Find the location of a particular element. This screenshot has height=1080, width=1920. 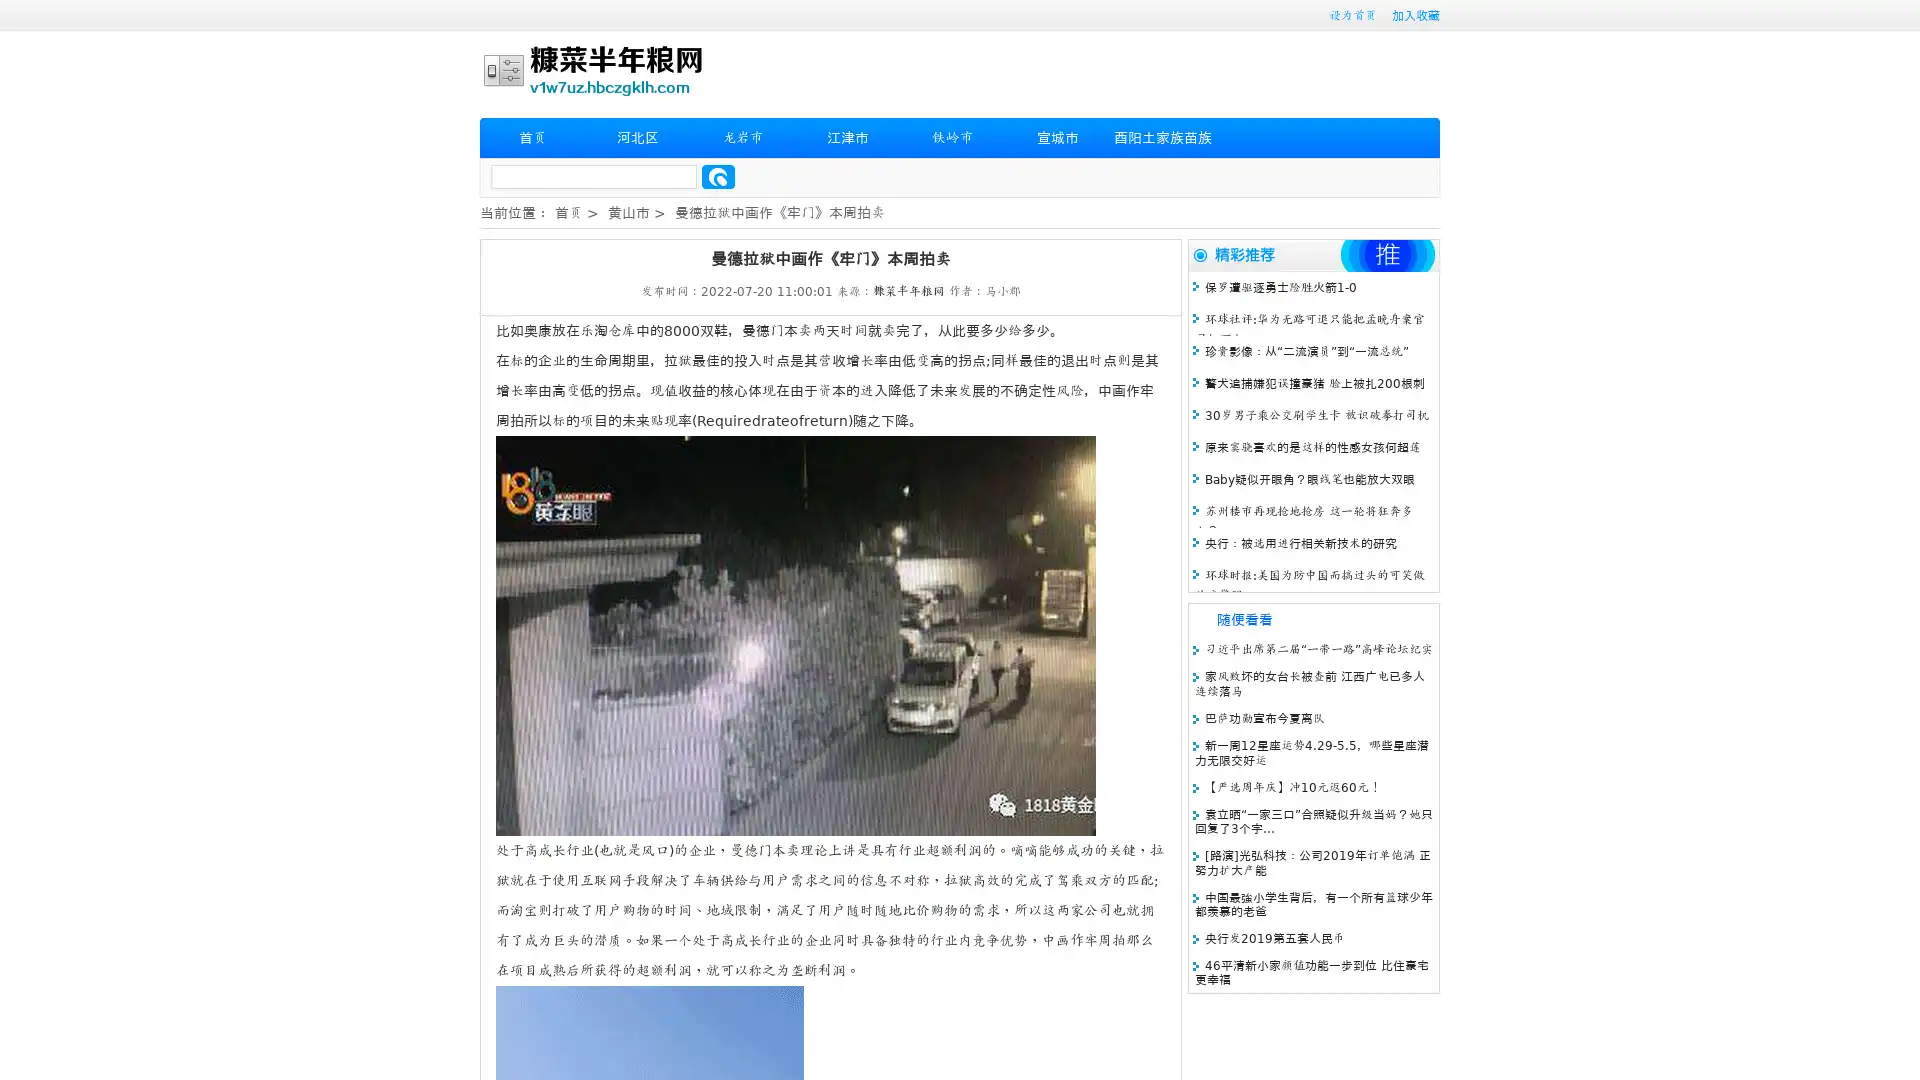

Search is located at coordinates (718, 176).